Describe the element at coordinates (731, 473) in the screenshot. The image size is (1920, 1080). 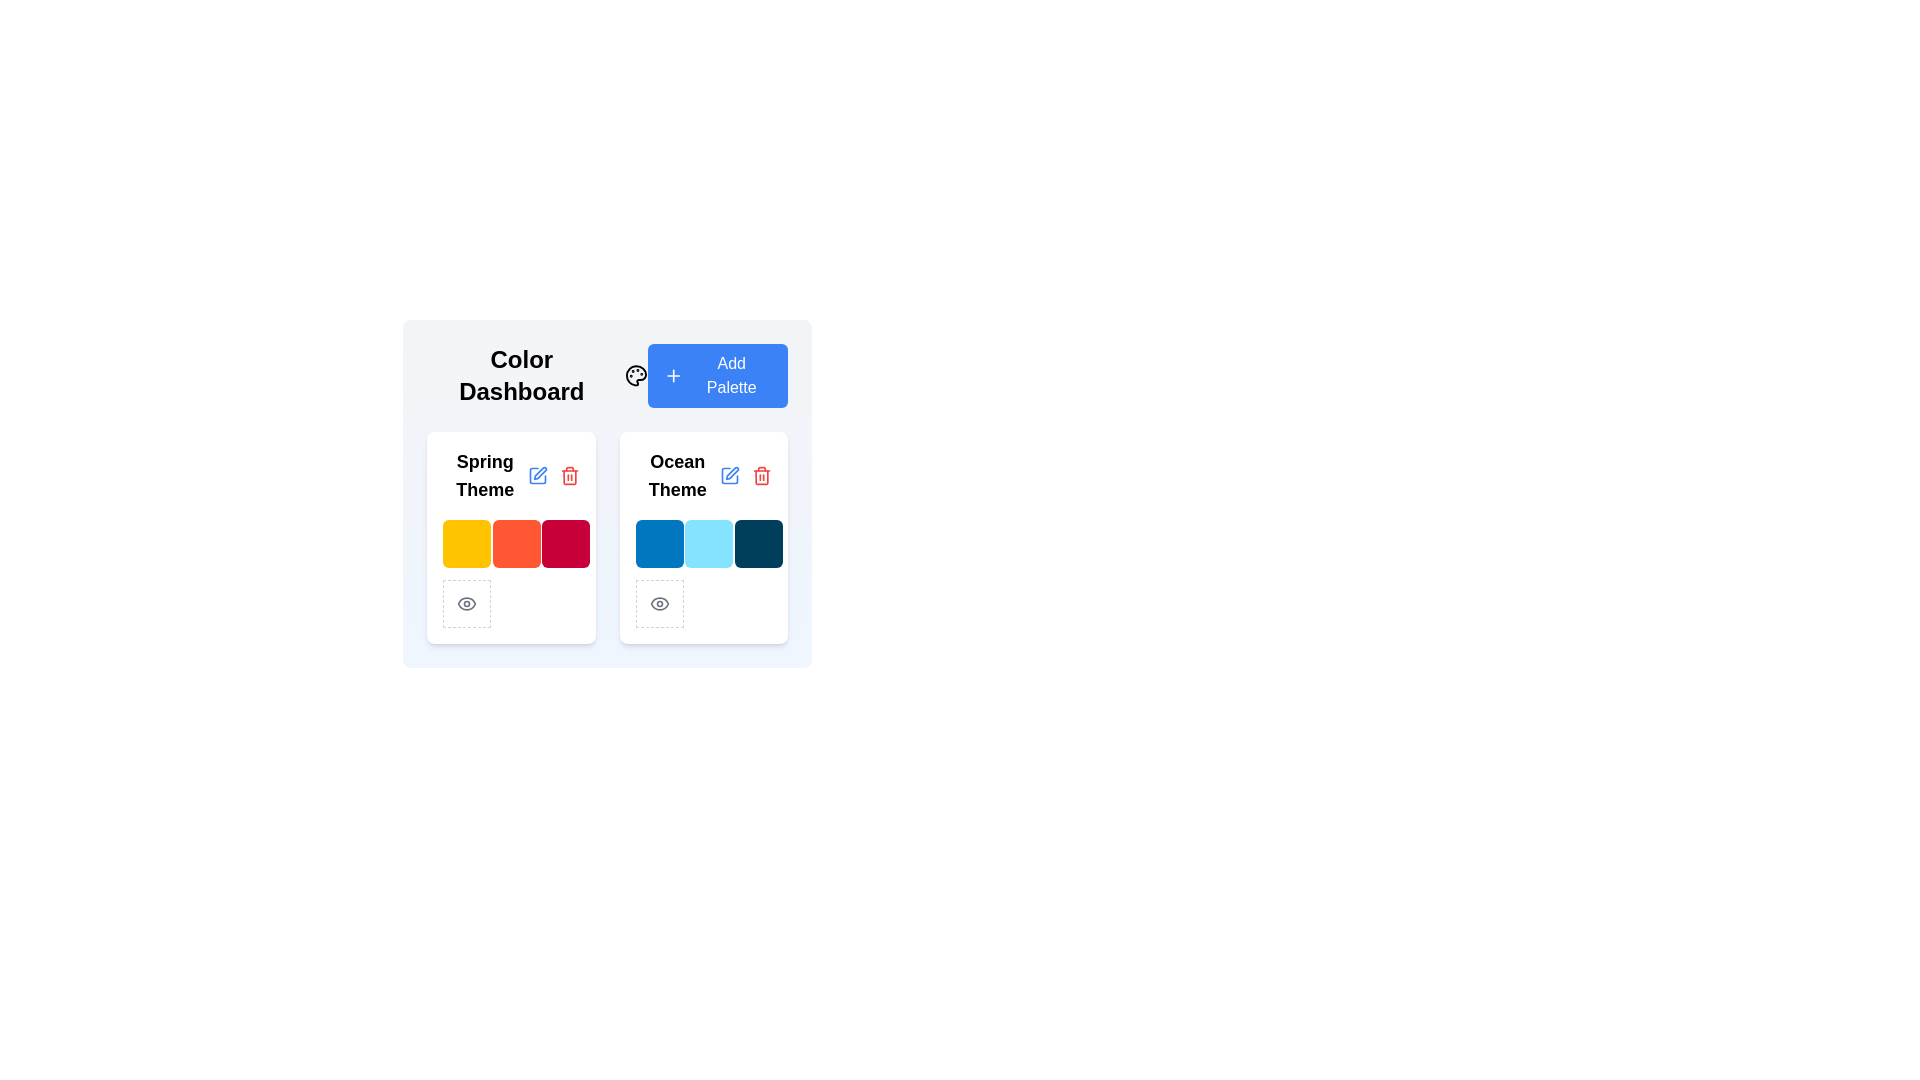
I see `the pen-square icon located in the top-right corner above the color theme cards` at that location.